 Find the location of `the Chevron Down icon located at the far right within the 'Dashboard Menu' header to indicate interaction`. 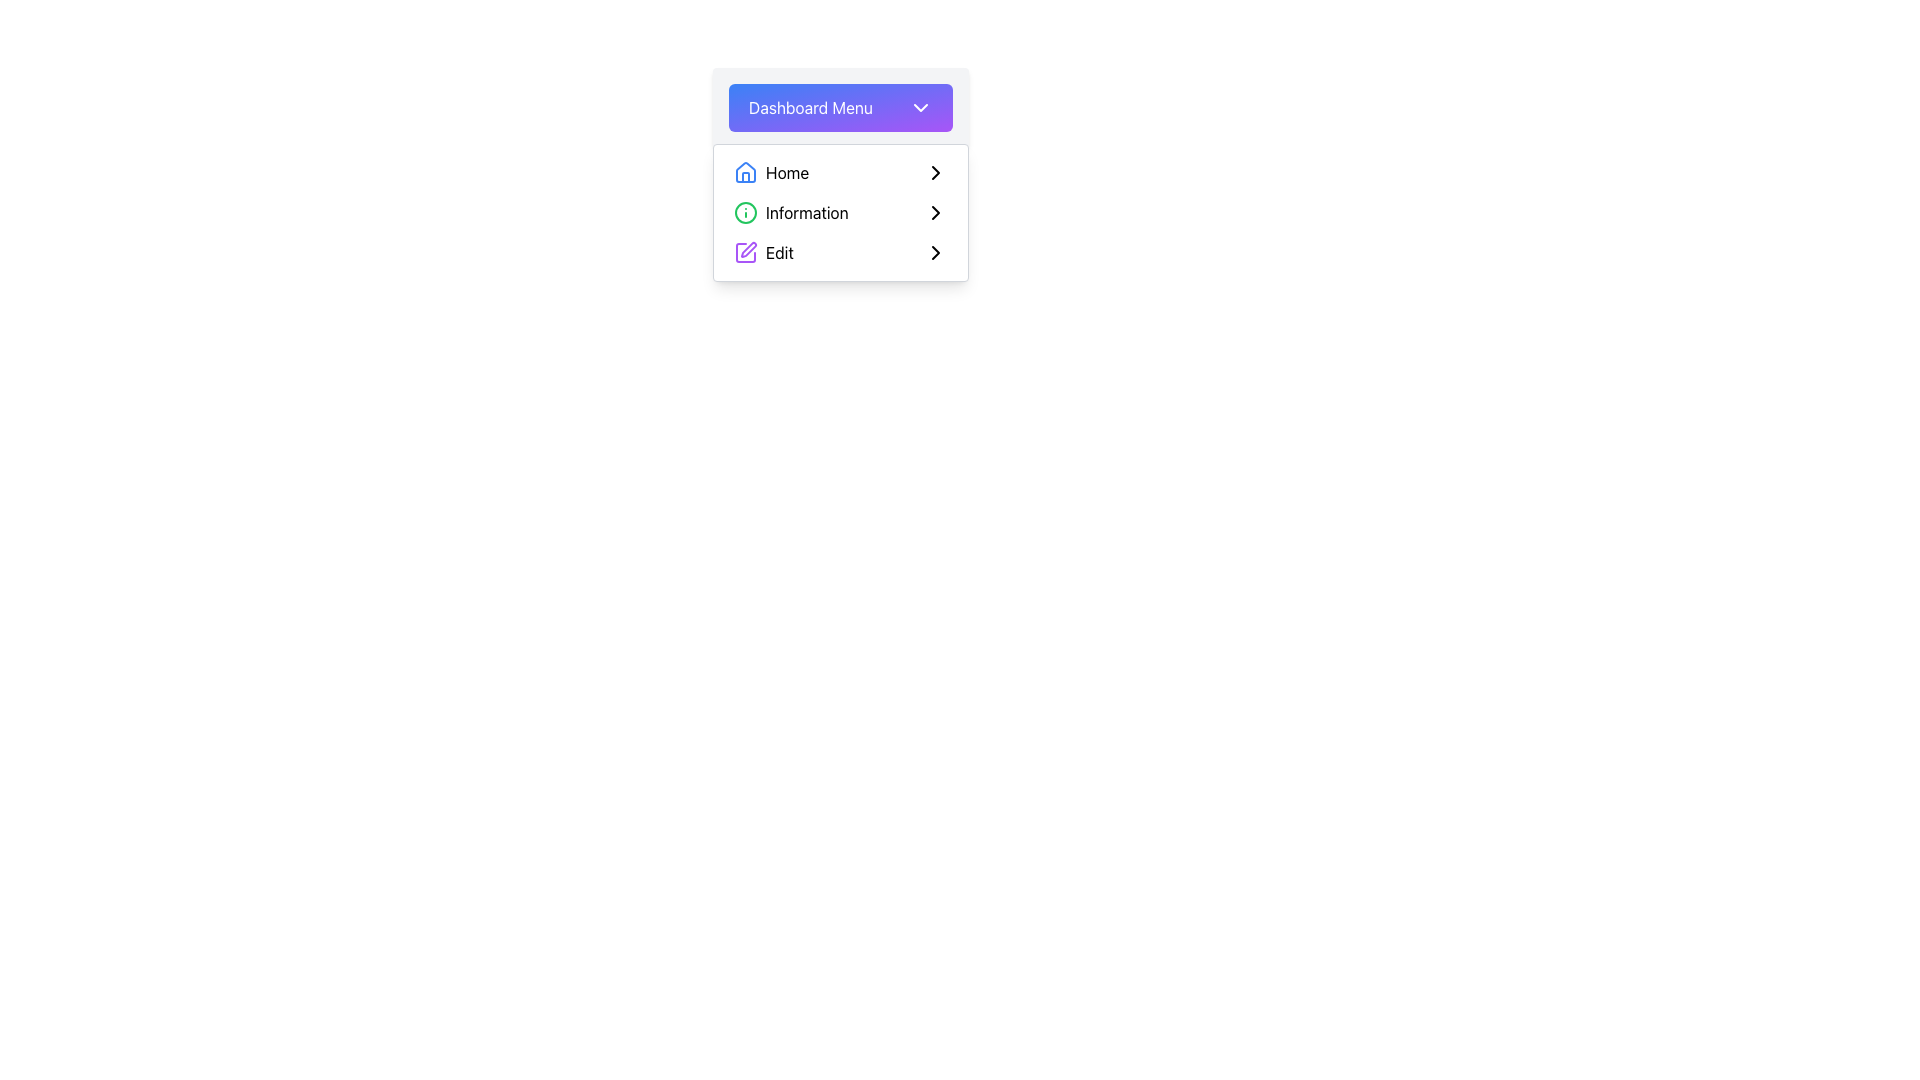

the Chevron Down icon located at the far right within the 'Dashboard Menu' header to indicate interaction is located at coordinates (920, 108).